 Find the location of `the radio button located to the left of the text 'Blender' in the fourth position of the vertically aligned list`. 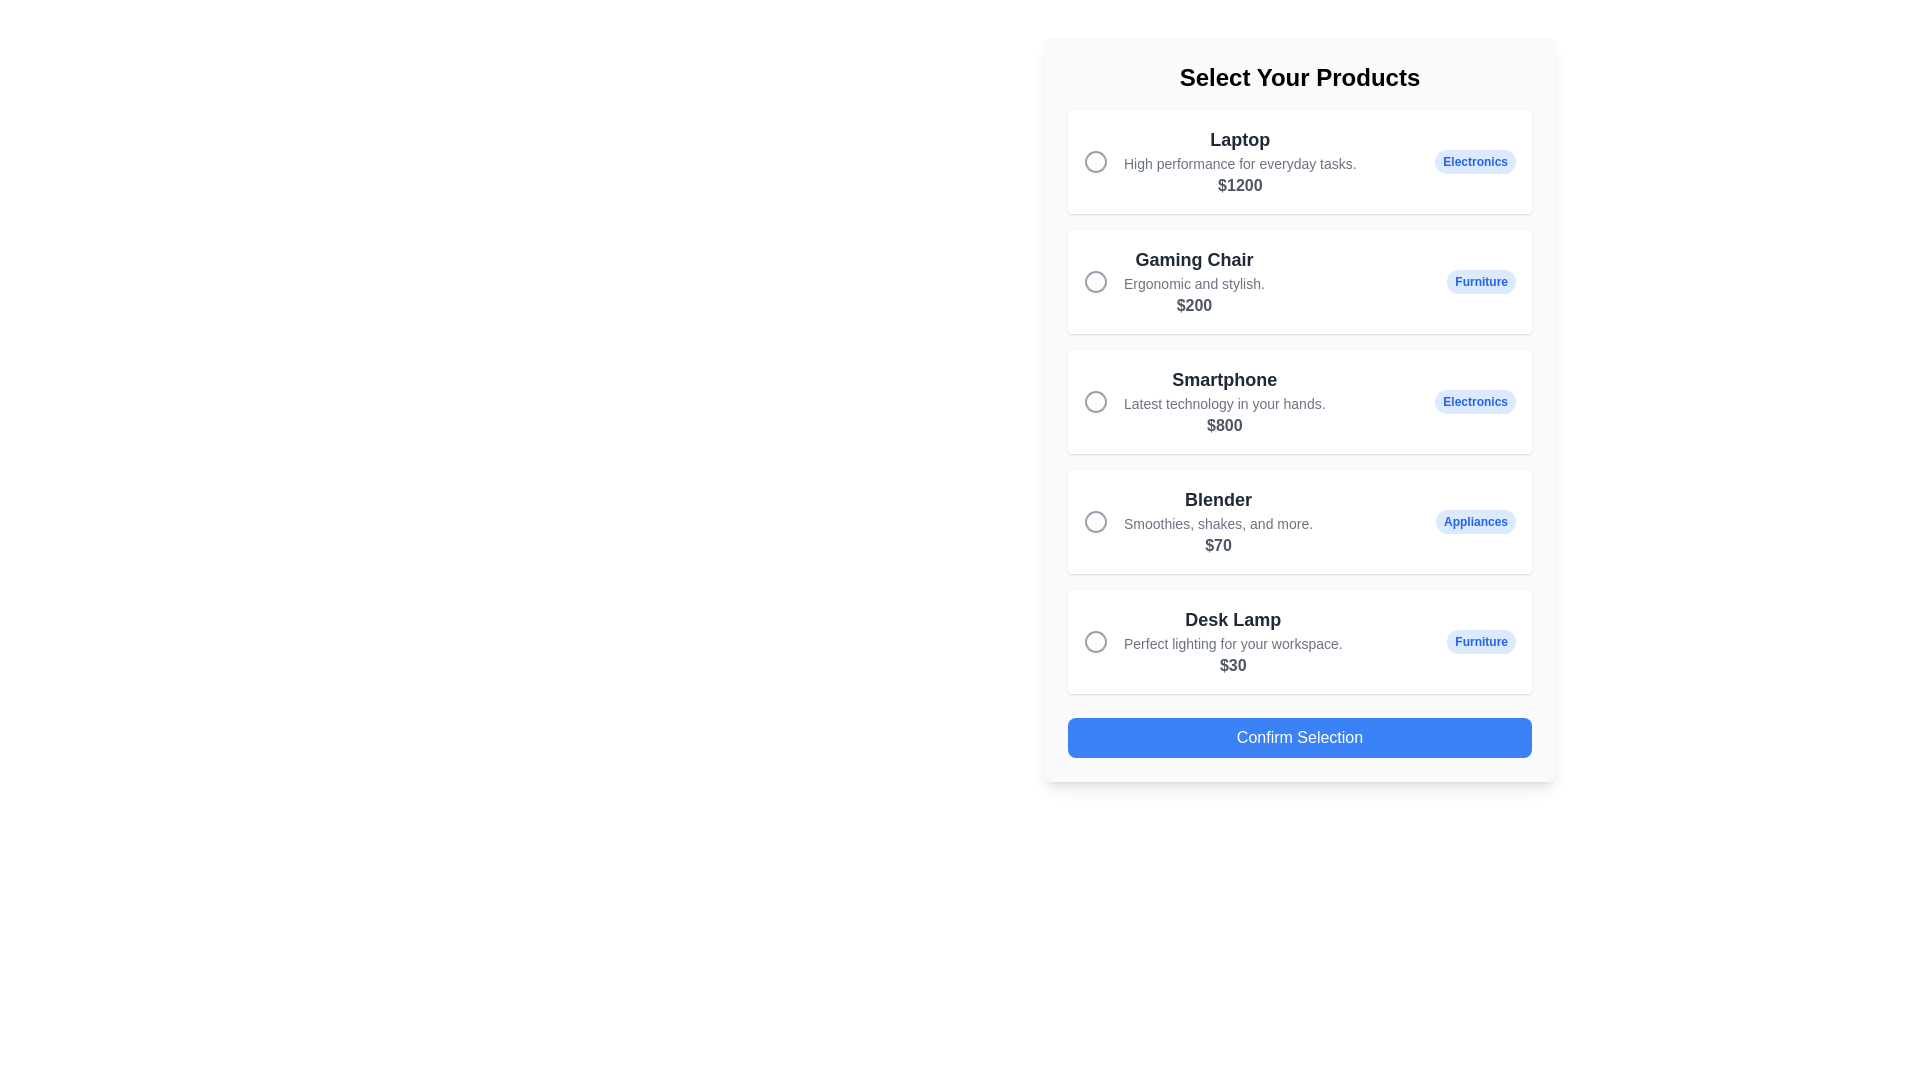

the radio button located to the left of the text 'Blender' in the fourth position of the vertically aligned list is located at coordinates (1094, 520).